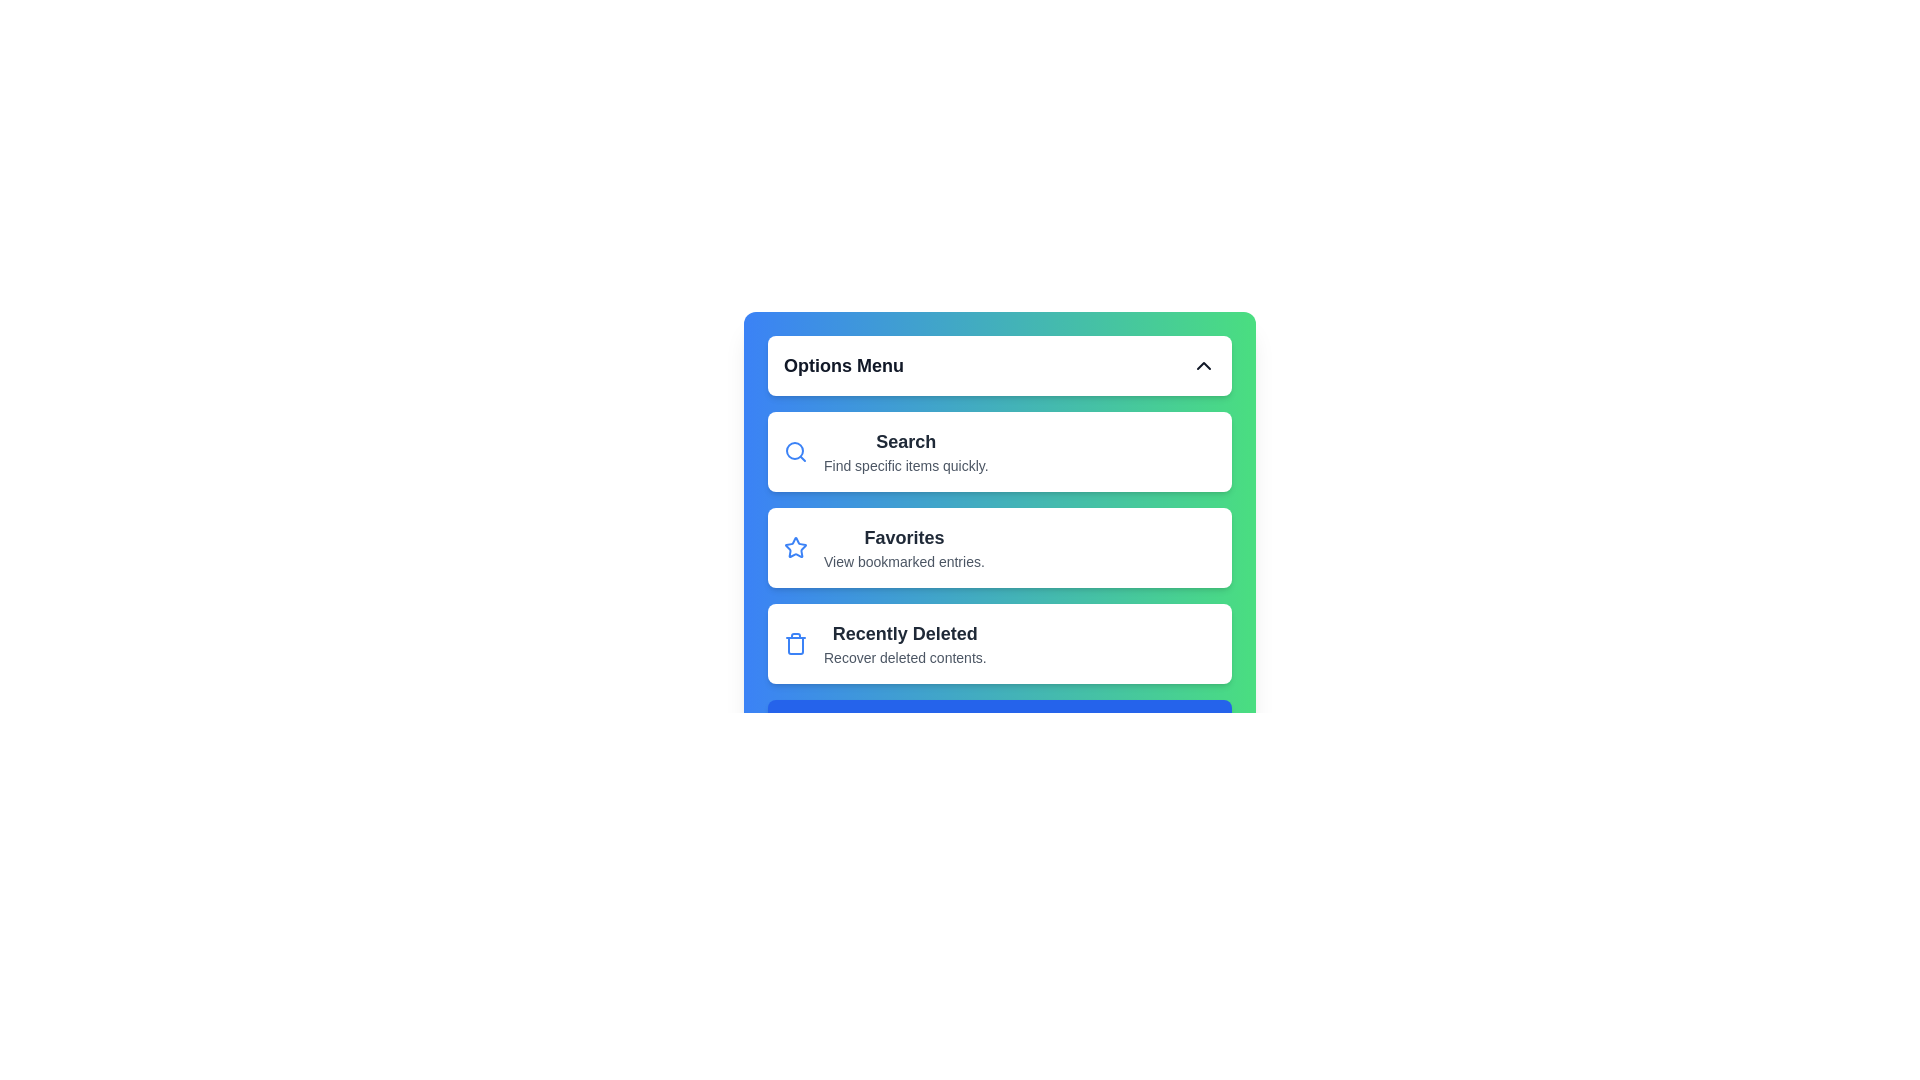  Describe the element at coordinates (905, 466) in the screenshot. I see `the text label displaying 'Find specific items quickly.' which is located directly below the 'Search' heading in the UI` at that location.